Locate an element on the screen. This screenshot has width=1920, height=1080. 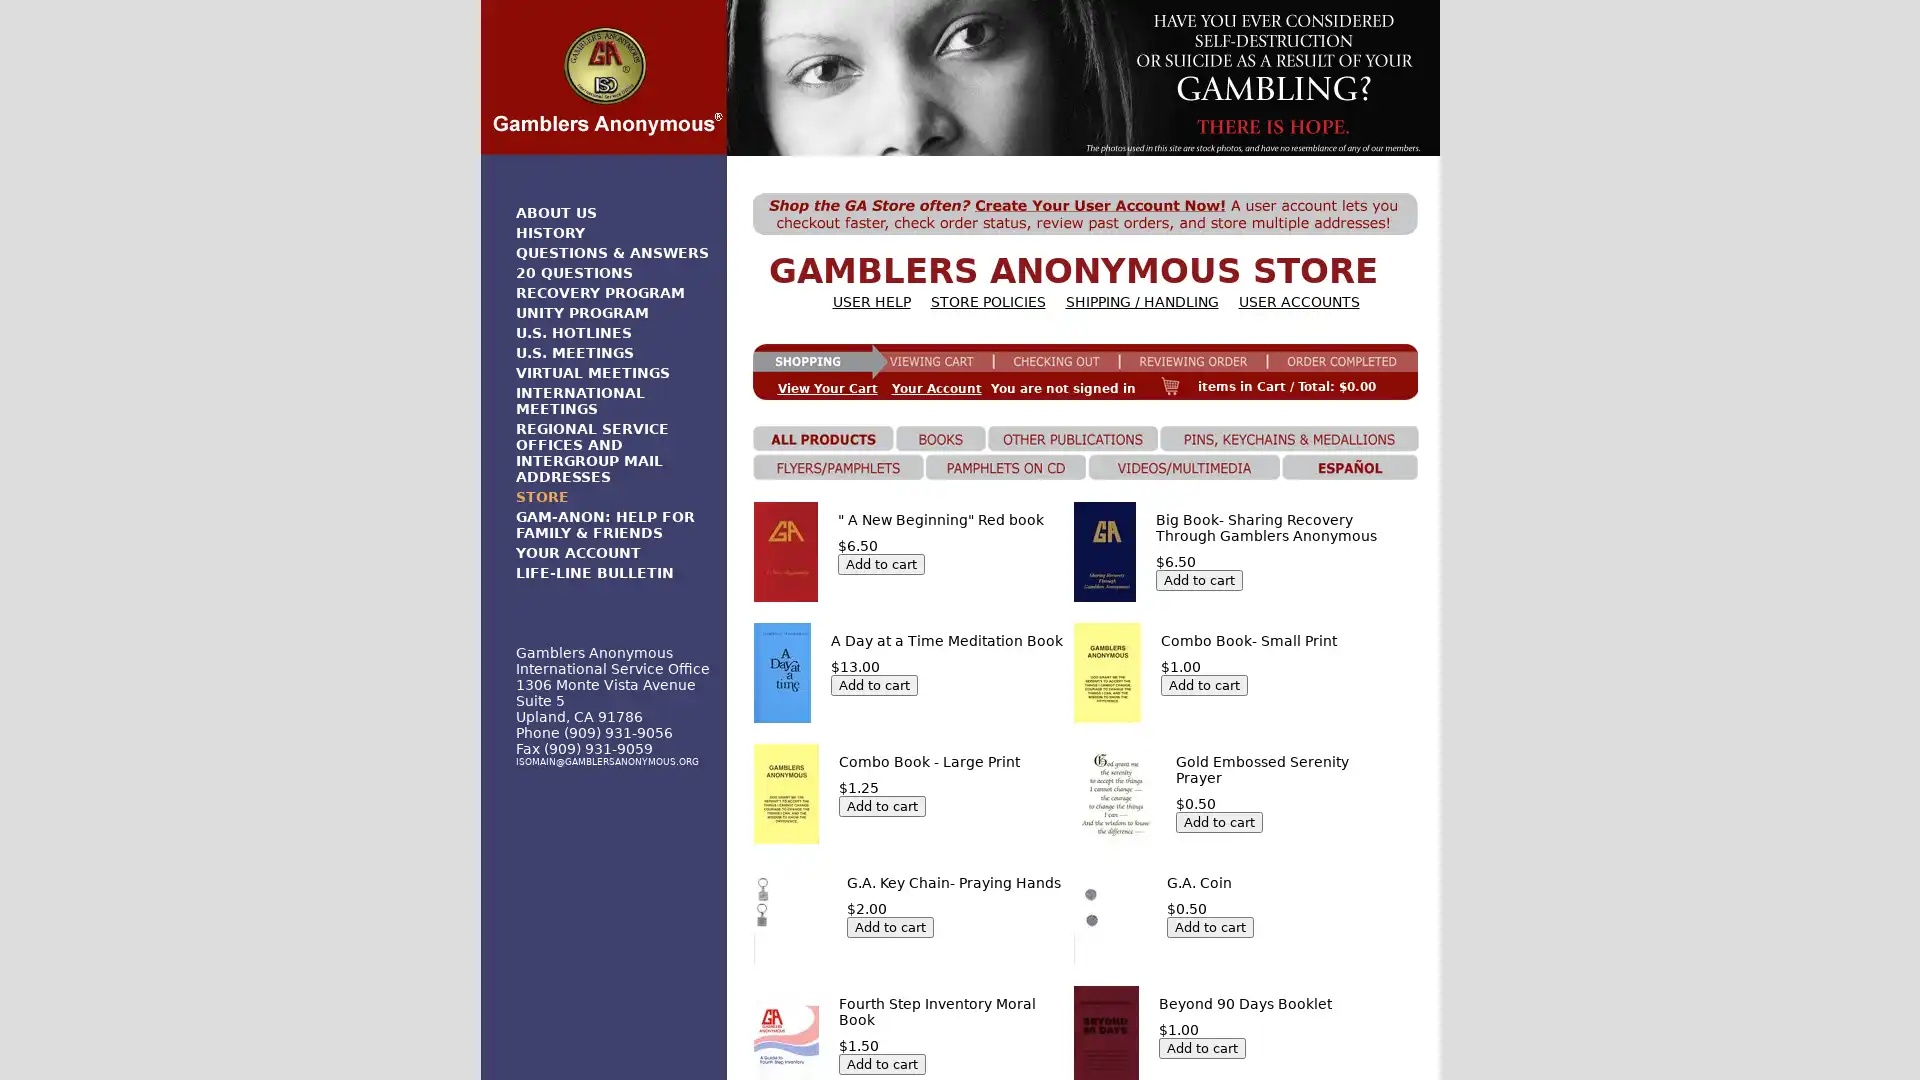
Add to cart is located at coordinates (1203, 683).